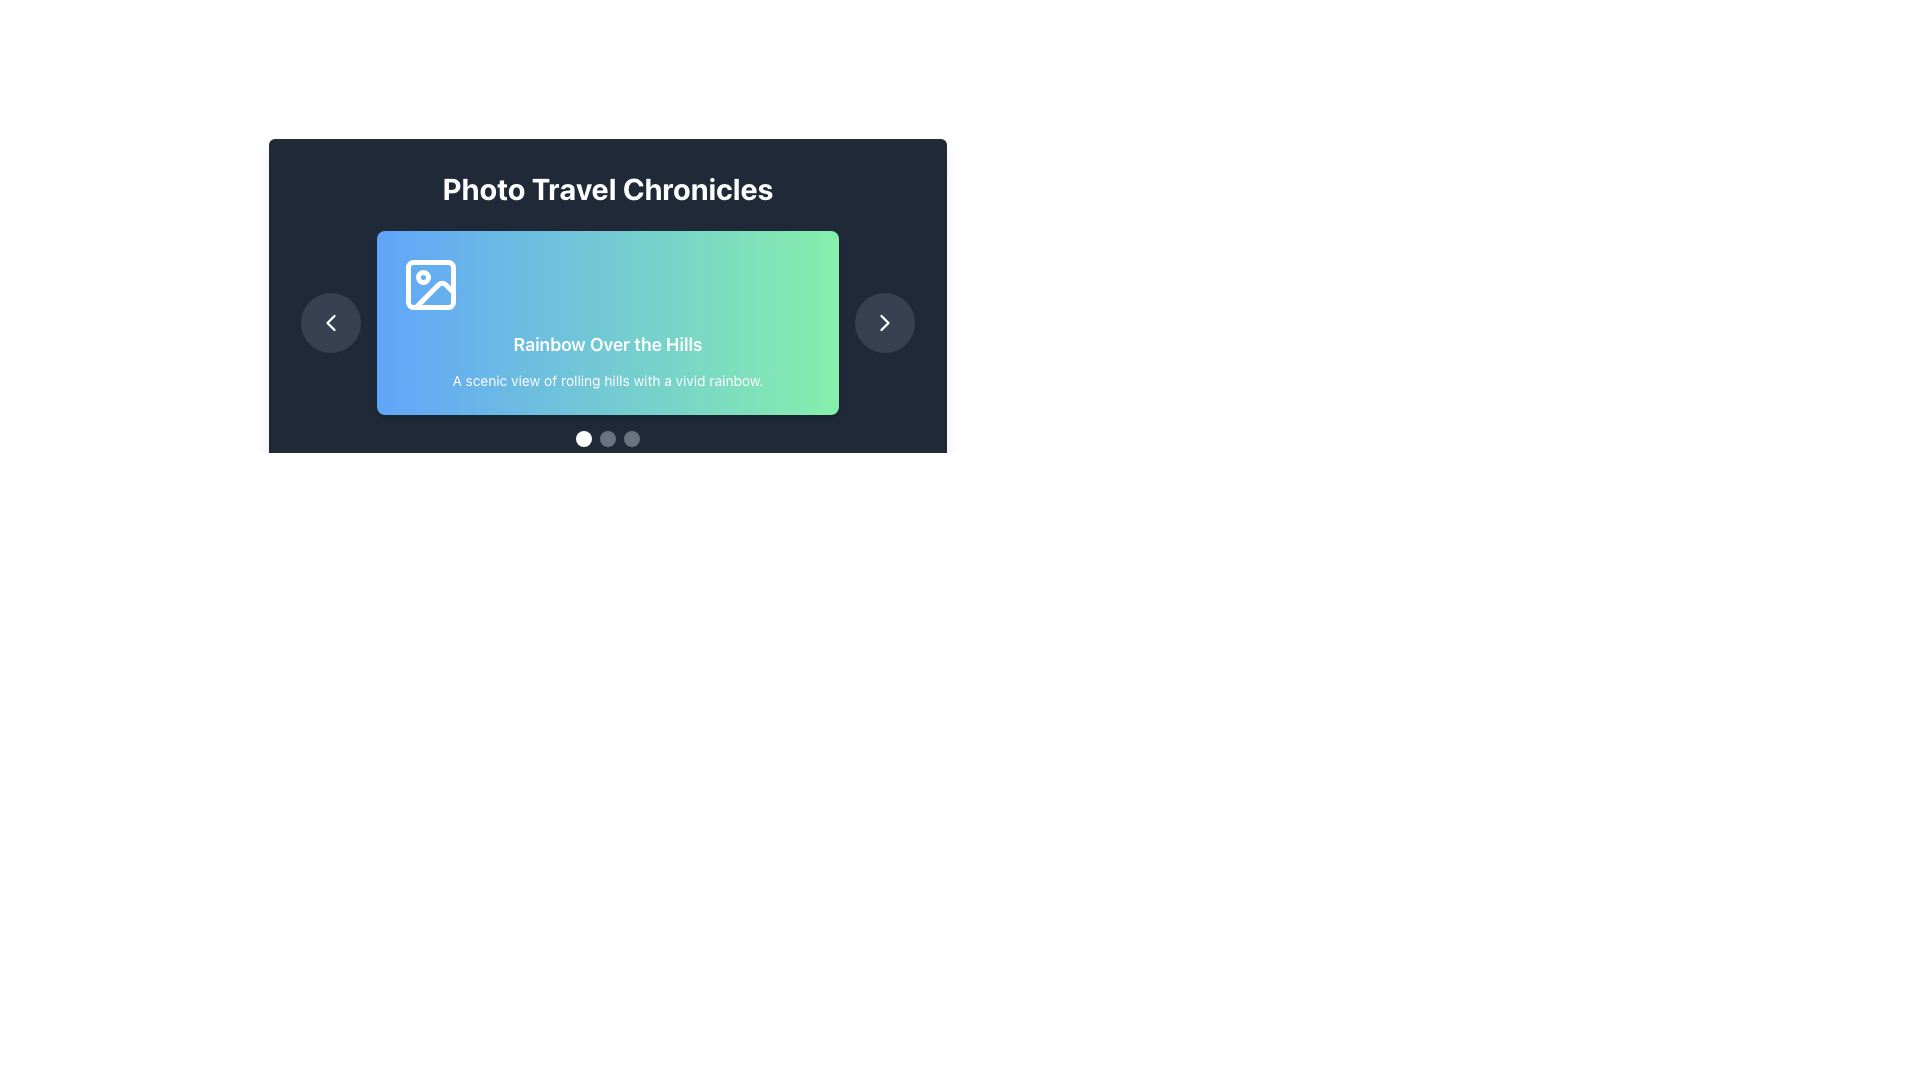 The width and height of the screenshot is (1920, 1080). I want to click on the navigation indicator button, which is a small, circular button with a solid gray fill, positioned horizontally between two other similar buttons below the content display section, so click(607, 438).